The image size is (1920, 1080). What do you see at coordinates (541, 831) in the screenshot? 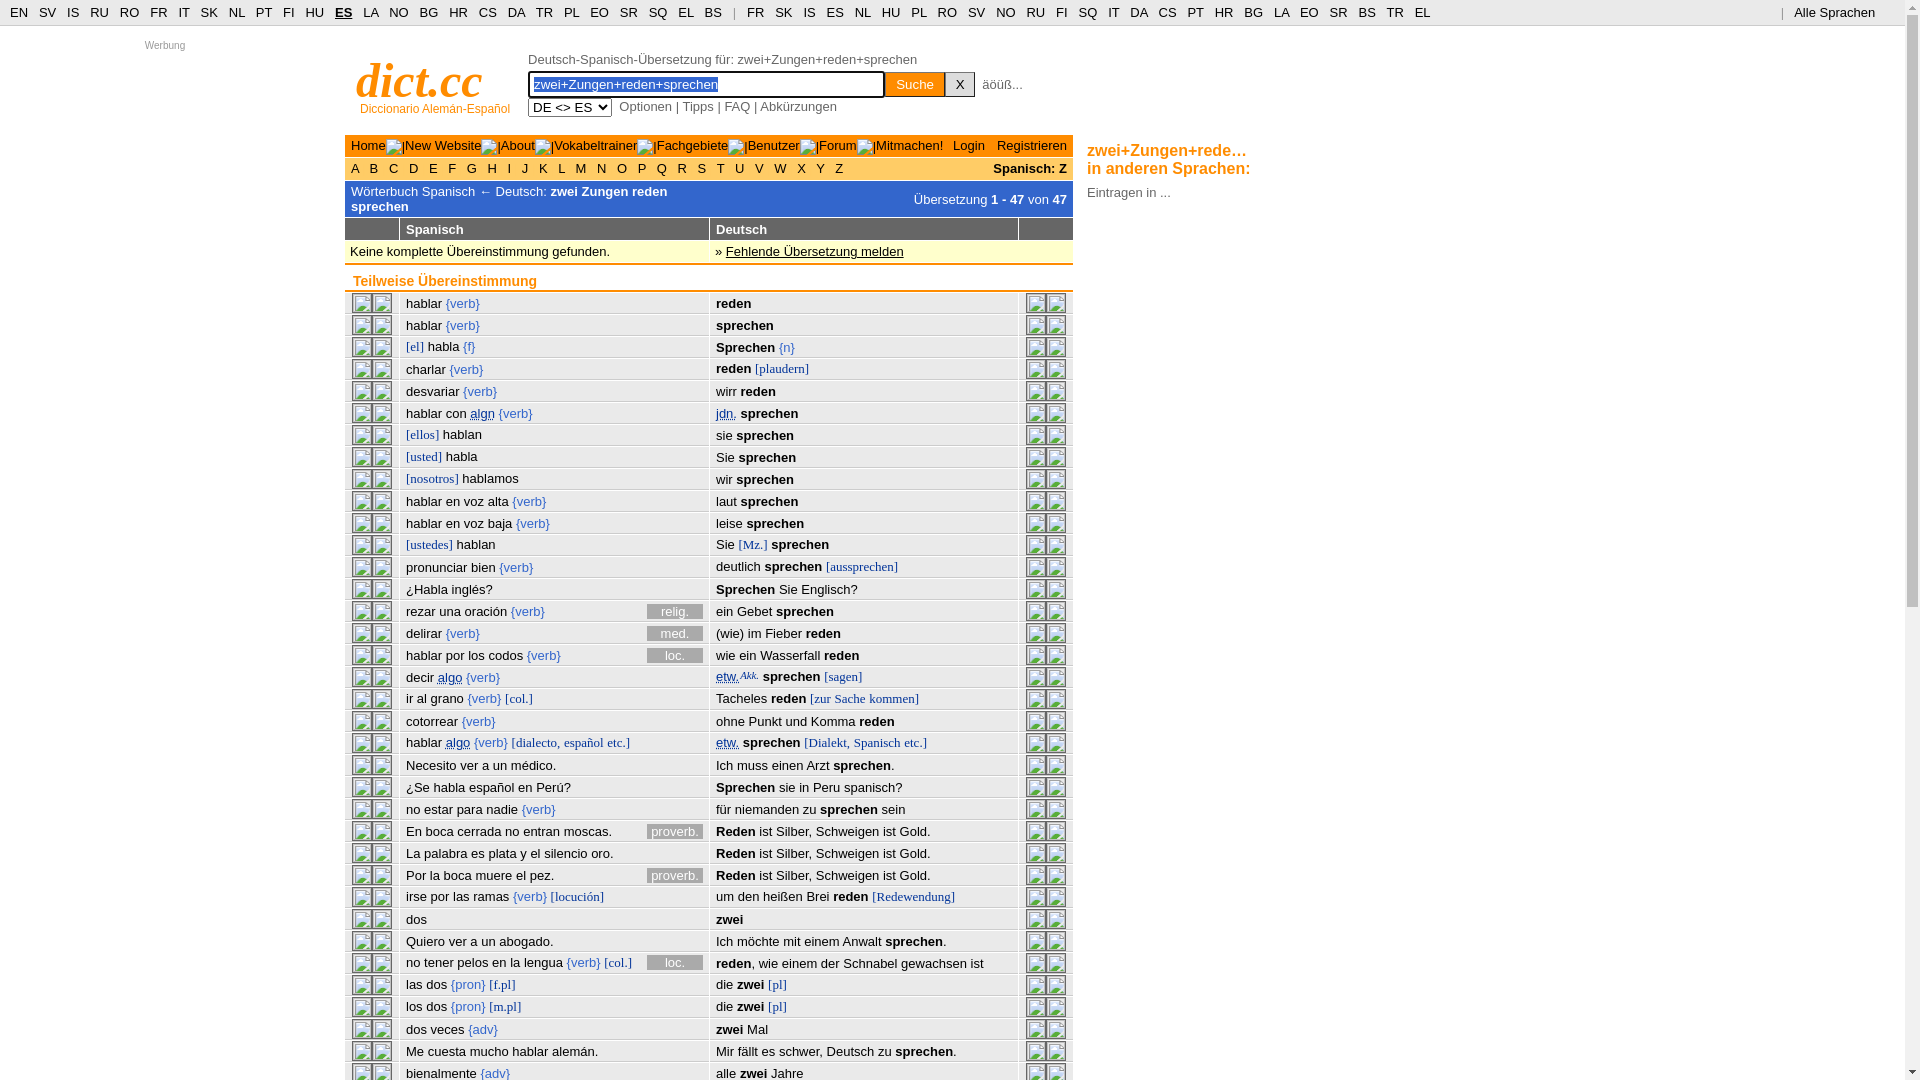
I see `'entran'` at bounding box center [541, 831].